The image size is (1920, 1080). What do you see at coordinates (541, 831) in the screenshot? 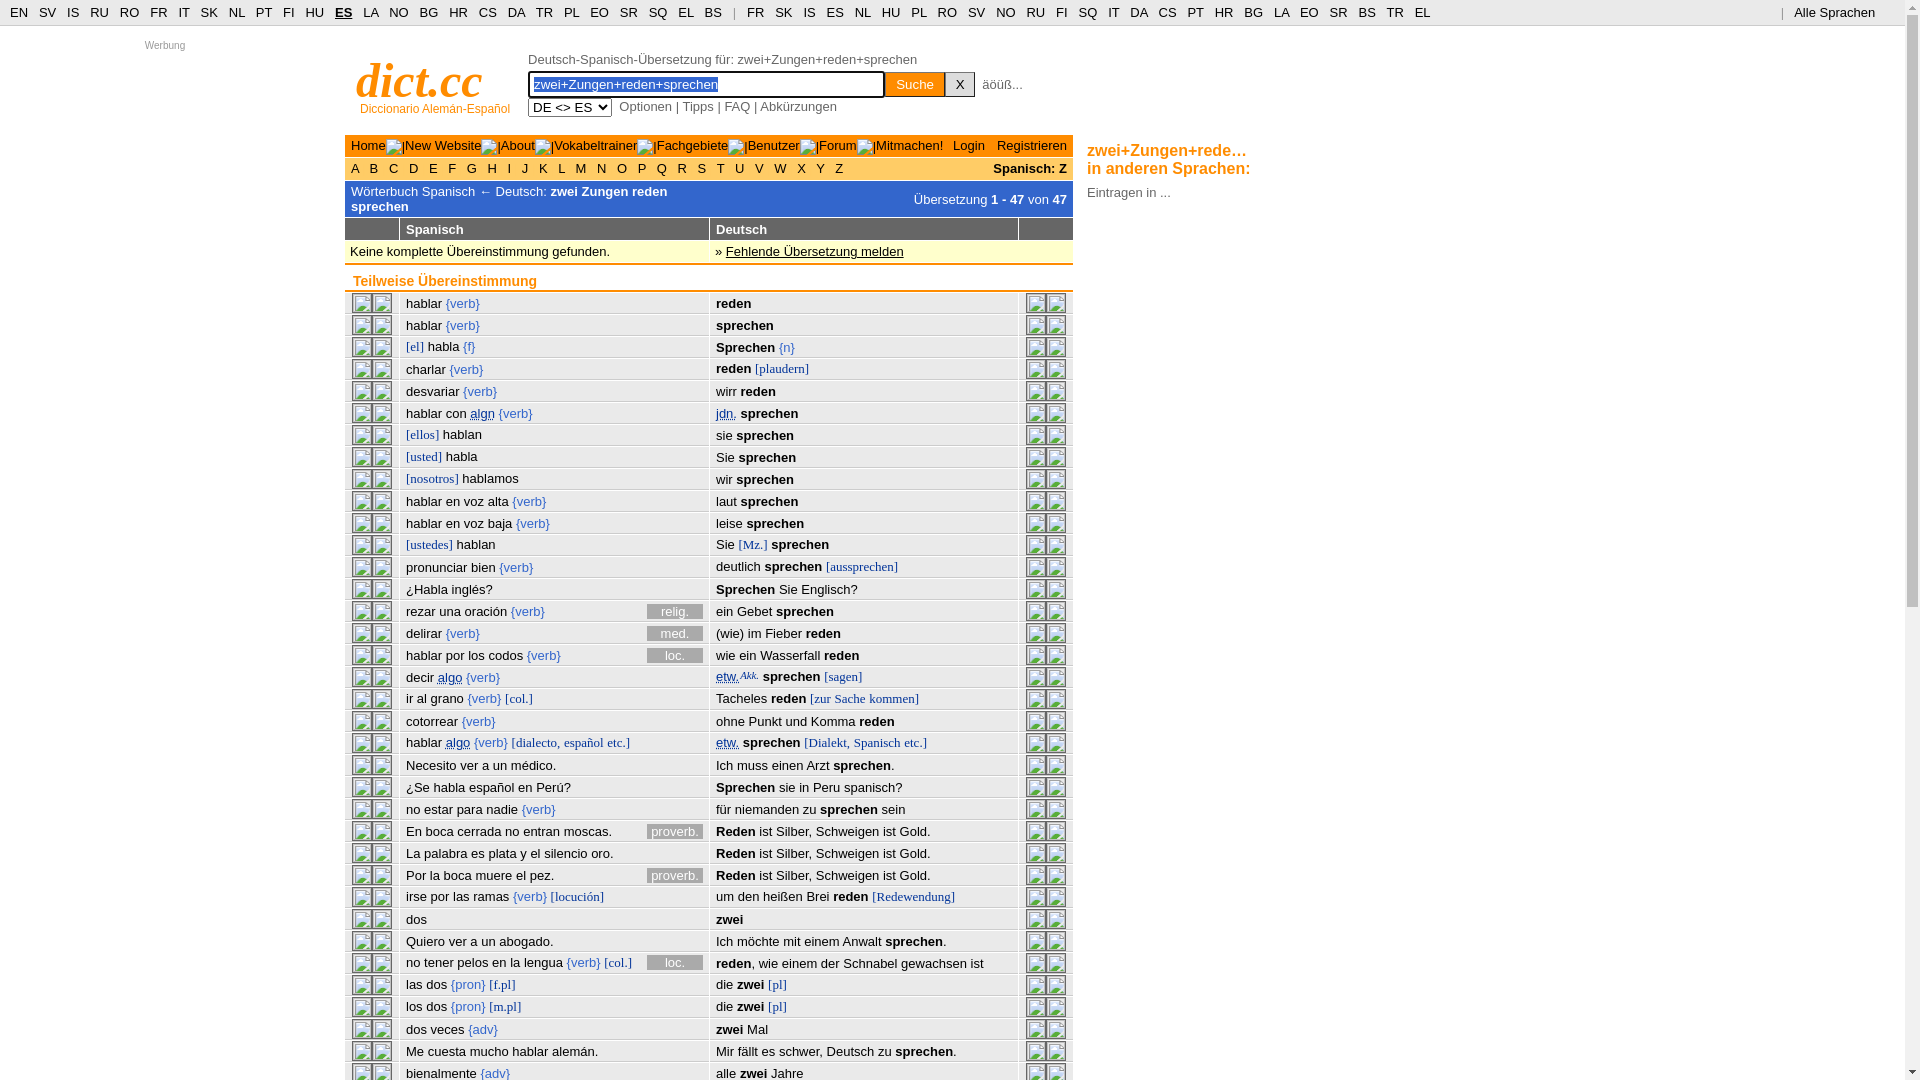
I see `'entran'` at bounding box center [541, 831].